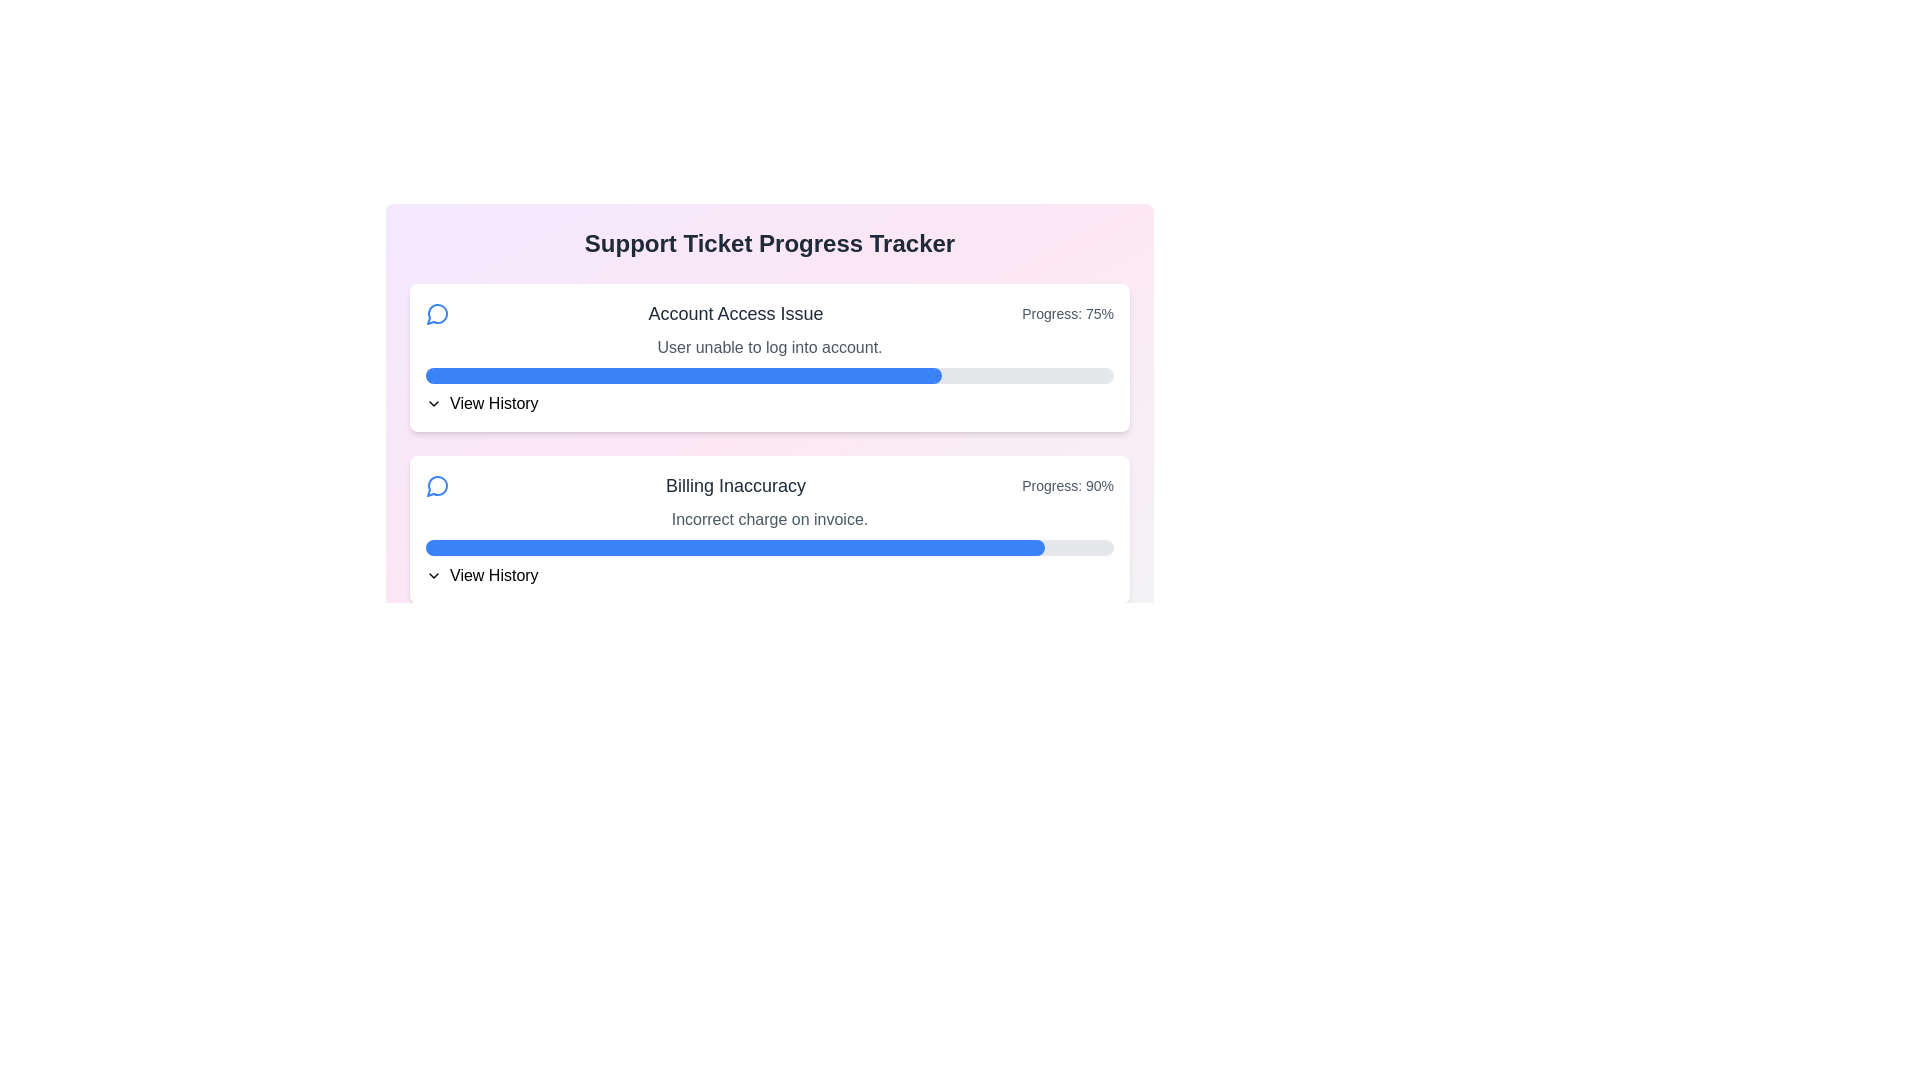 The height and width of the screenshot is (1080, 1920). Describe the element at coordinates (768, 242) in the screenshot. I see `the Header text which serves as the title for the section, providing context to the content that follows` at that location.